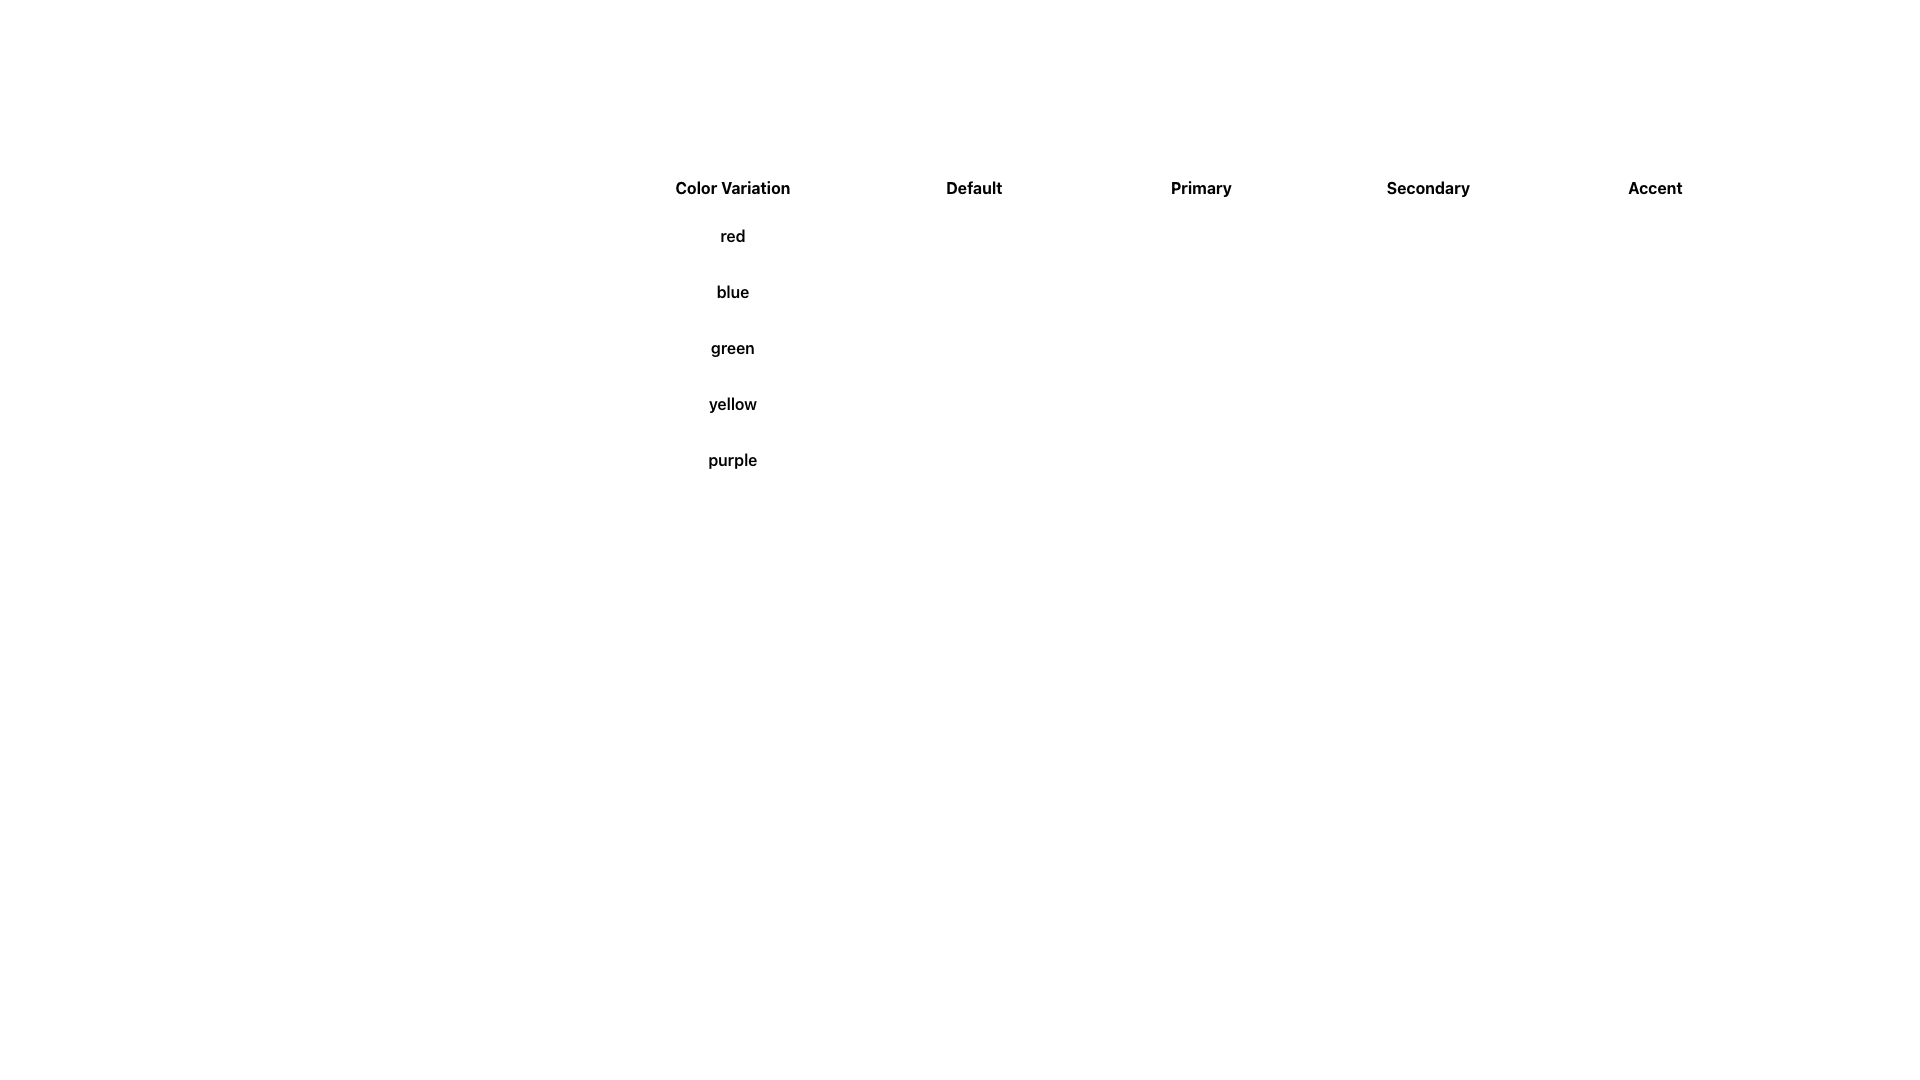 The image size is (1920, 1080). What do you see at coordinates (935, 292) in the screenshot?
I see `the circular 'info' icon located at the leftmost side of the 'blue' button in the 'Color Variation' column` at bounding box center [935, 292].